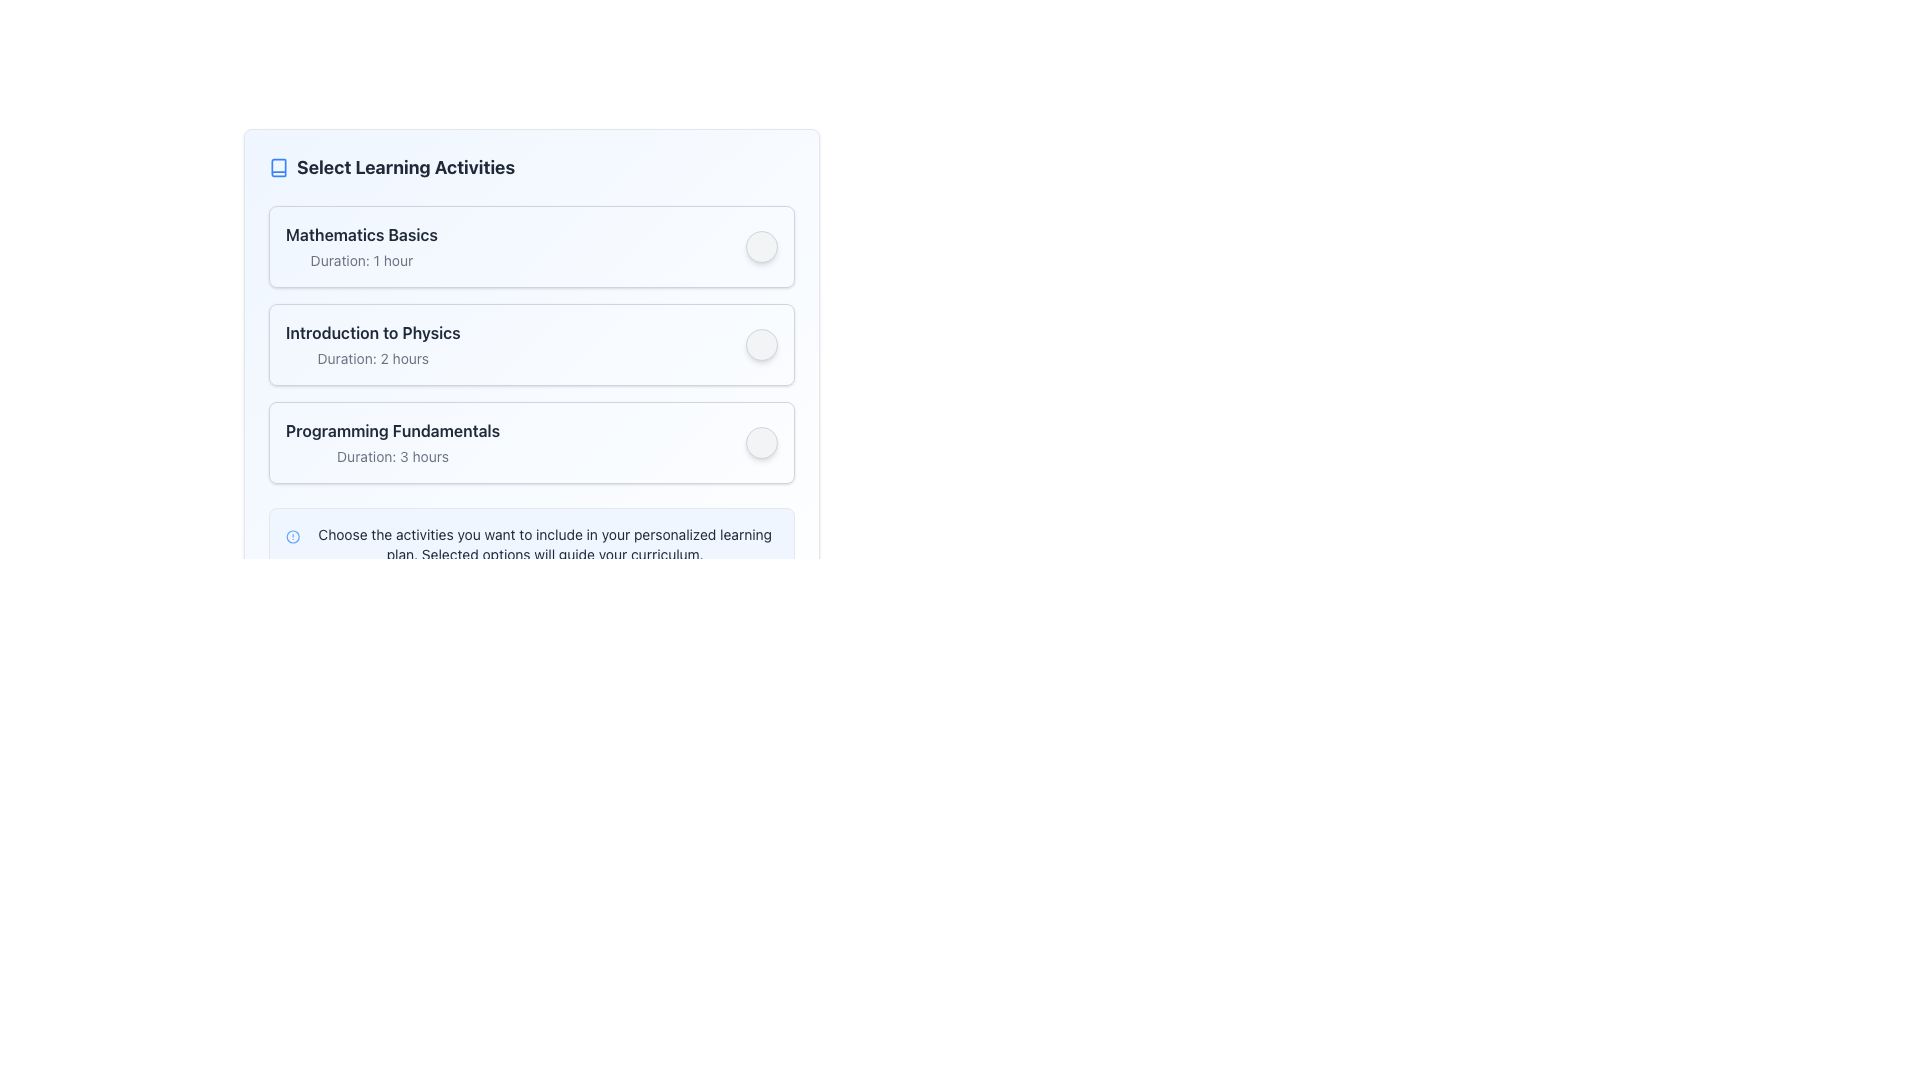 The image size is (1920, 1080). I want to click on the decorative icon located at the top-left corner of the interface, which is directly to the left of the title 'Select Learning Activities', so click(277, 167).